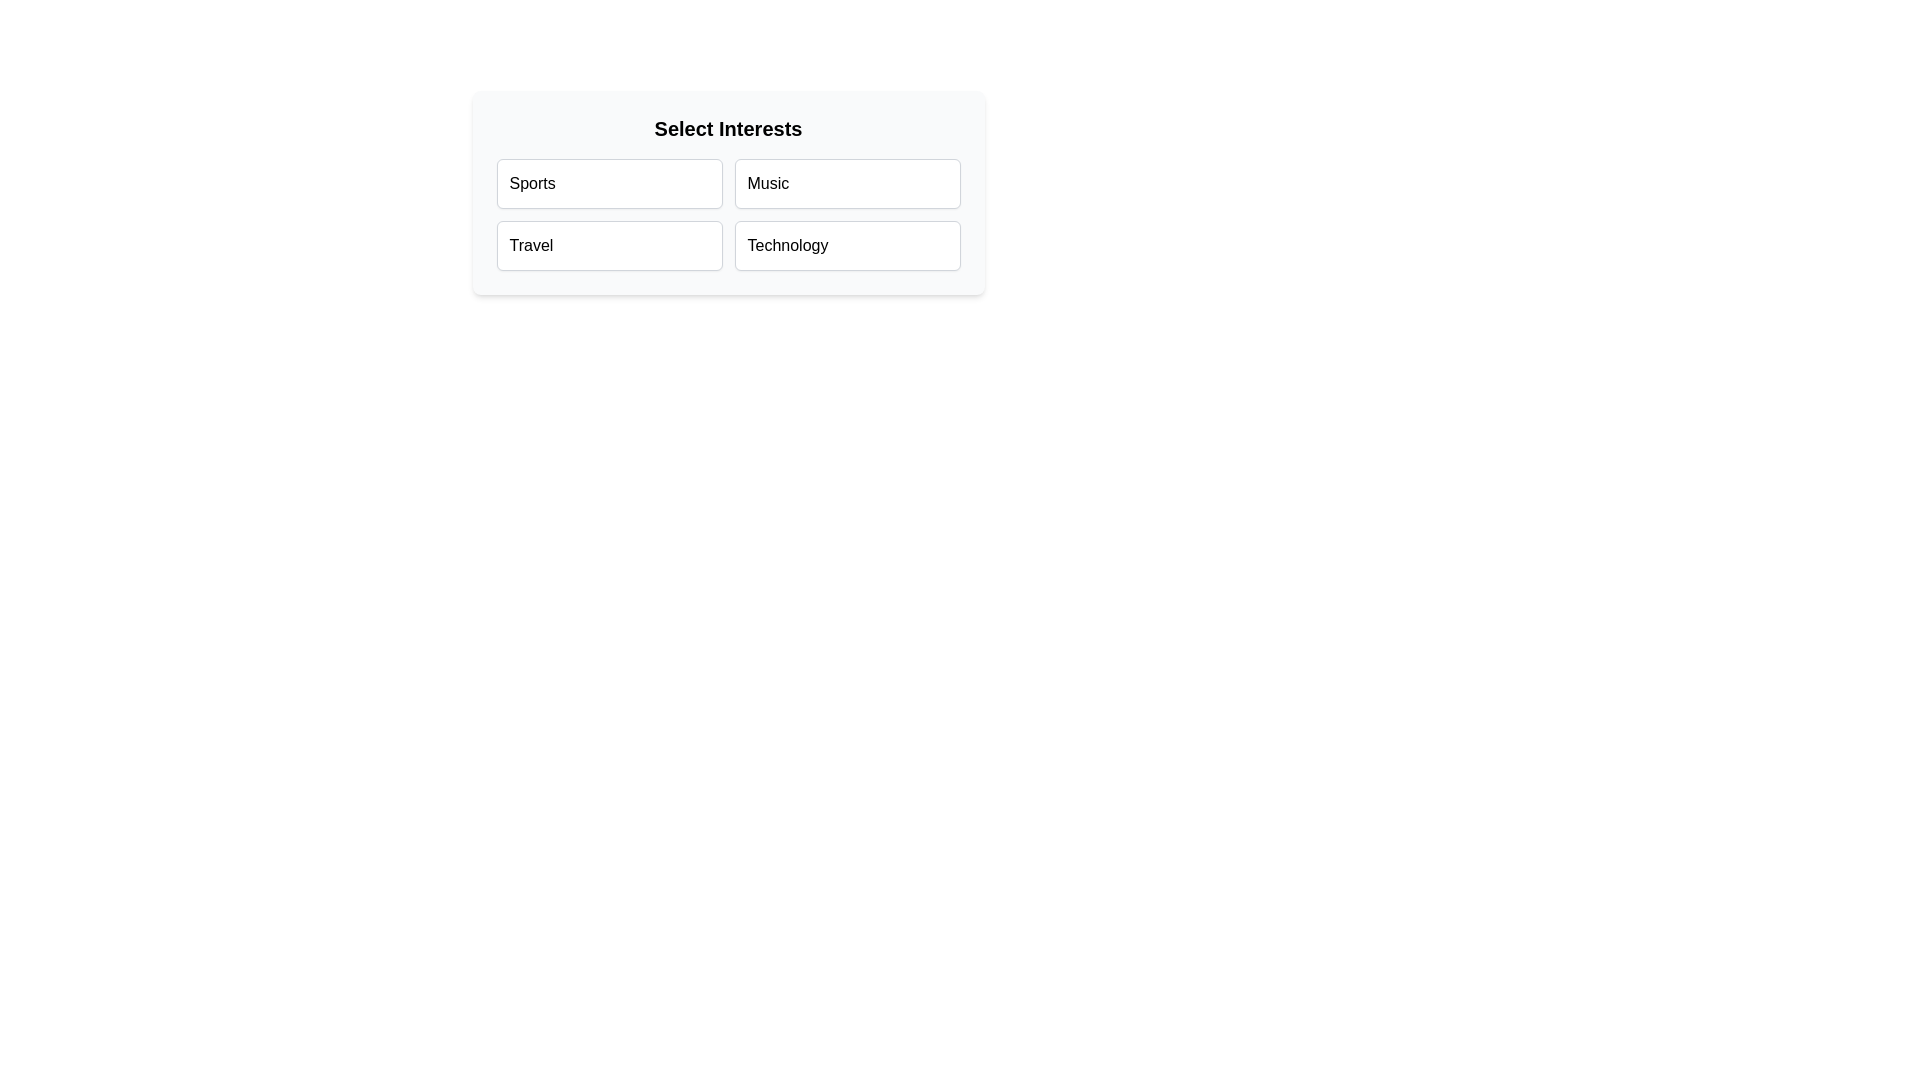 The image size is (1920, 1080). I want to click on the chip labeled Sports, so click(608, 184).